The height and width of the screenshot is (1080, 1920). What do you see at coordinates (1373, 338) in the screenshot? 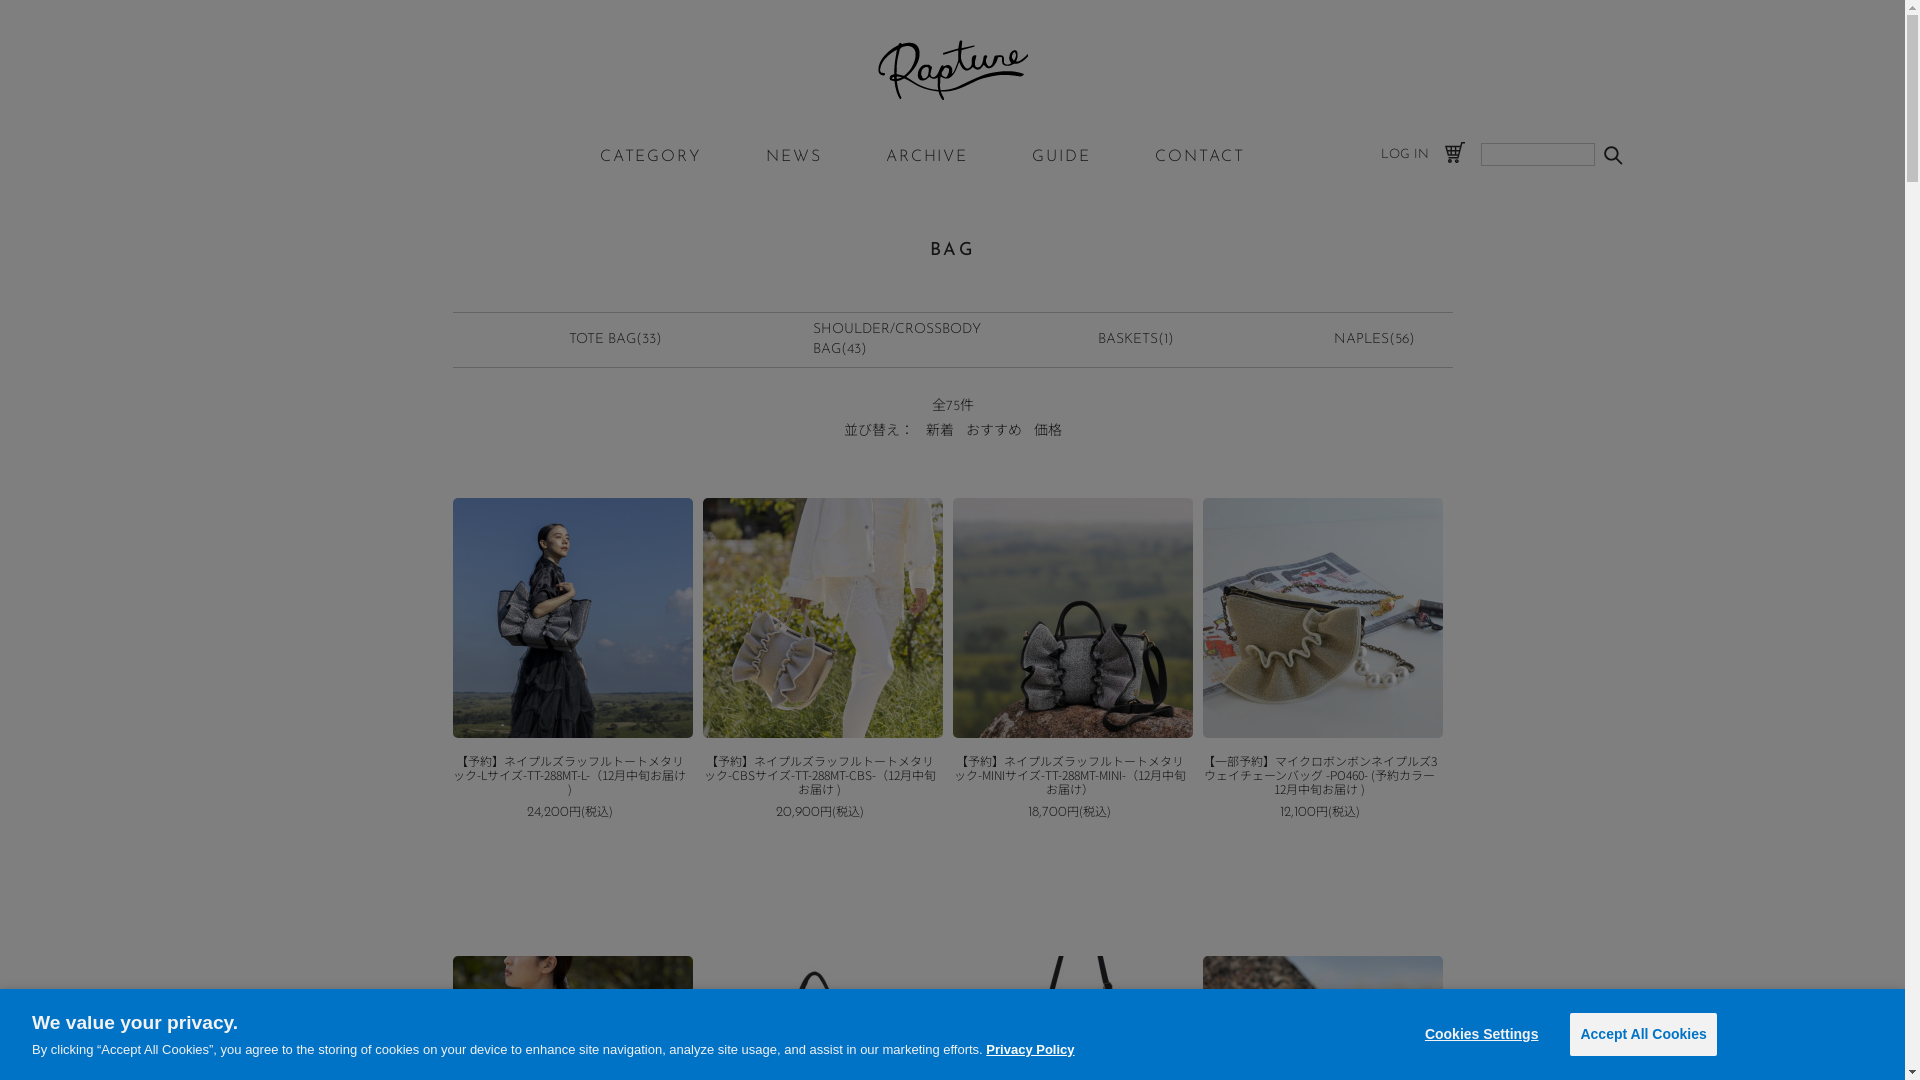
I see `'NAPLES(56)'` at bounding box center [1373, 338].